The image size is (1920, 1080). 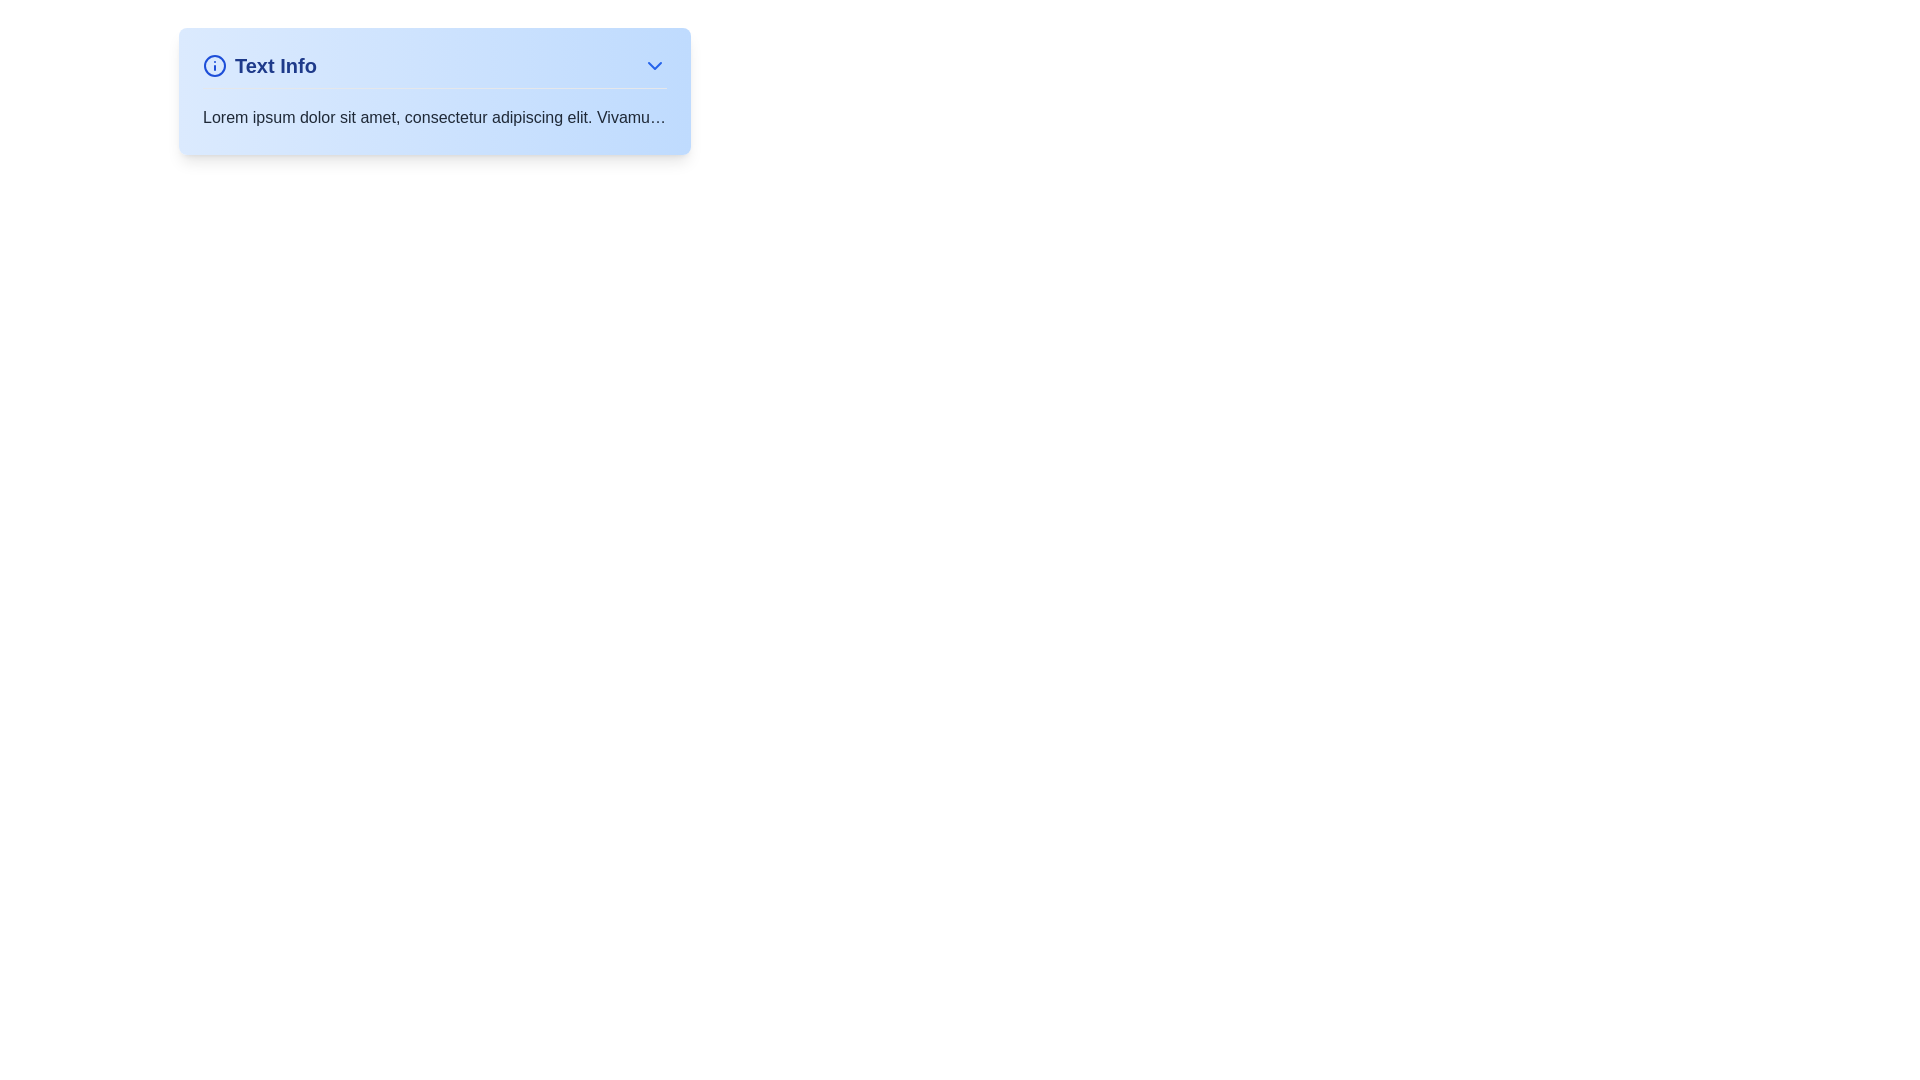 What do you see at coordinates (274, 64) in the screenshot?
I see `text from the Static text element located to the right of the circular blue icon with an 'i', aligned horizontally in the upper section of a card-like interface` at bounding box center [274, 64].